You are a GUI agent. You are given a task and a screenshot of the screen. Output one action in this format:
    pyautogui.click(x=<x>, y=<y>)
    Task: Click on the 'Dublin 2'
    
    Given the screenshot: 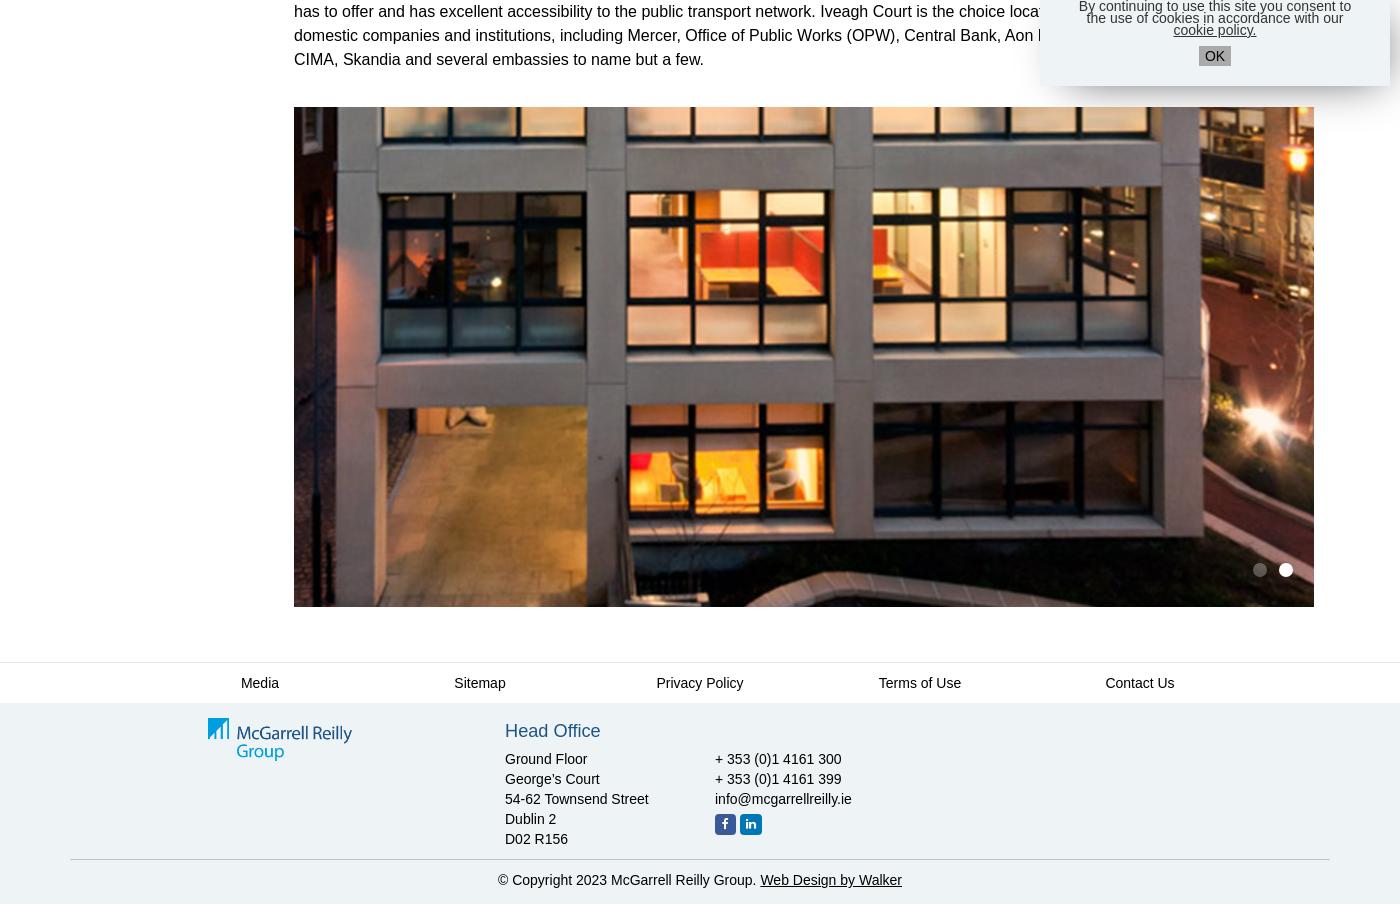 What is the action you would take?
    pyautogui.click(x=530, y=818)
    